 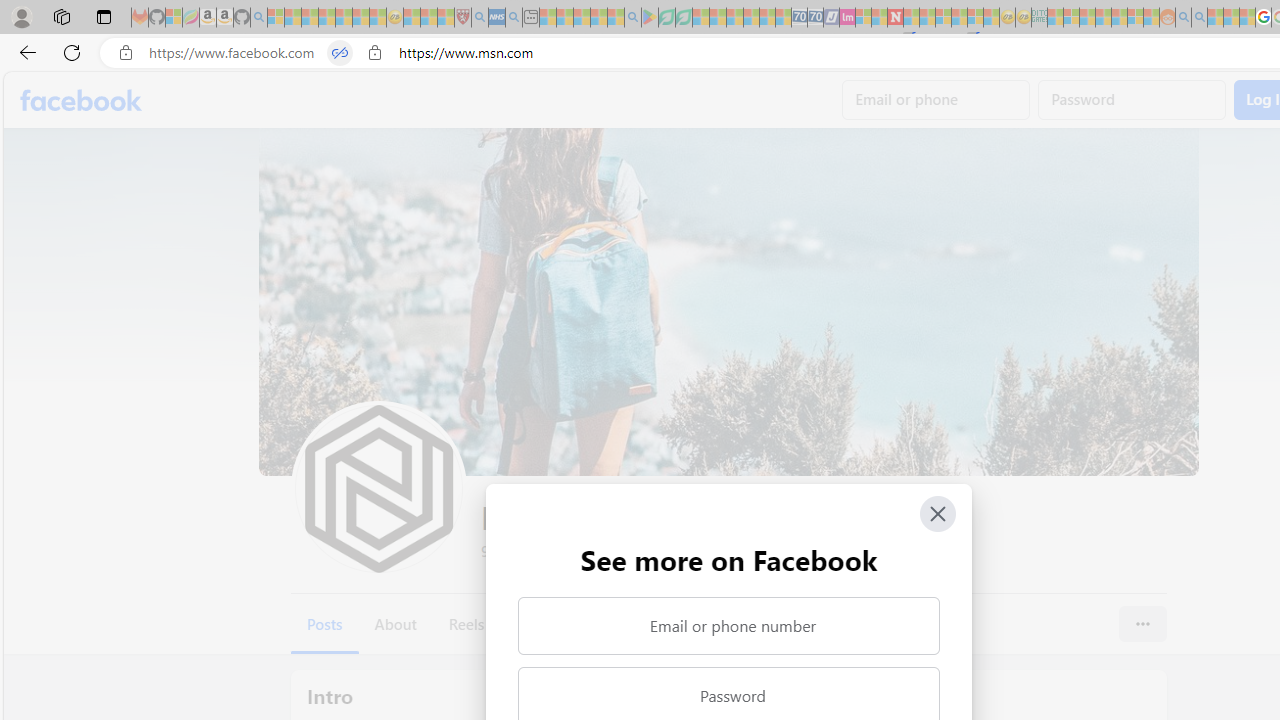 What do you see at coordinates (1039, 17) in the screenshot?
I see `'DITOGAMES AG Imprint - Sleeping'` at bounding box center [1039, 17].